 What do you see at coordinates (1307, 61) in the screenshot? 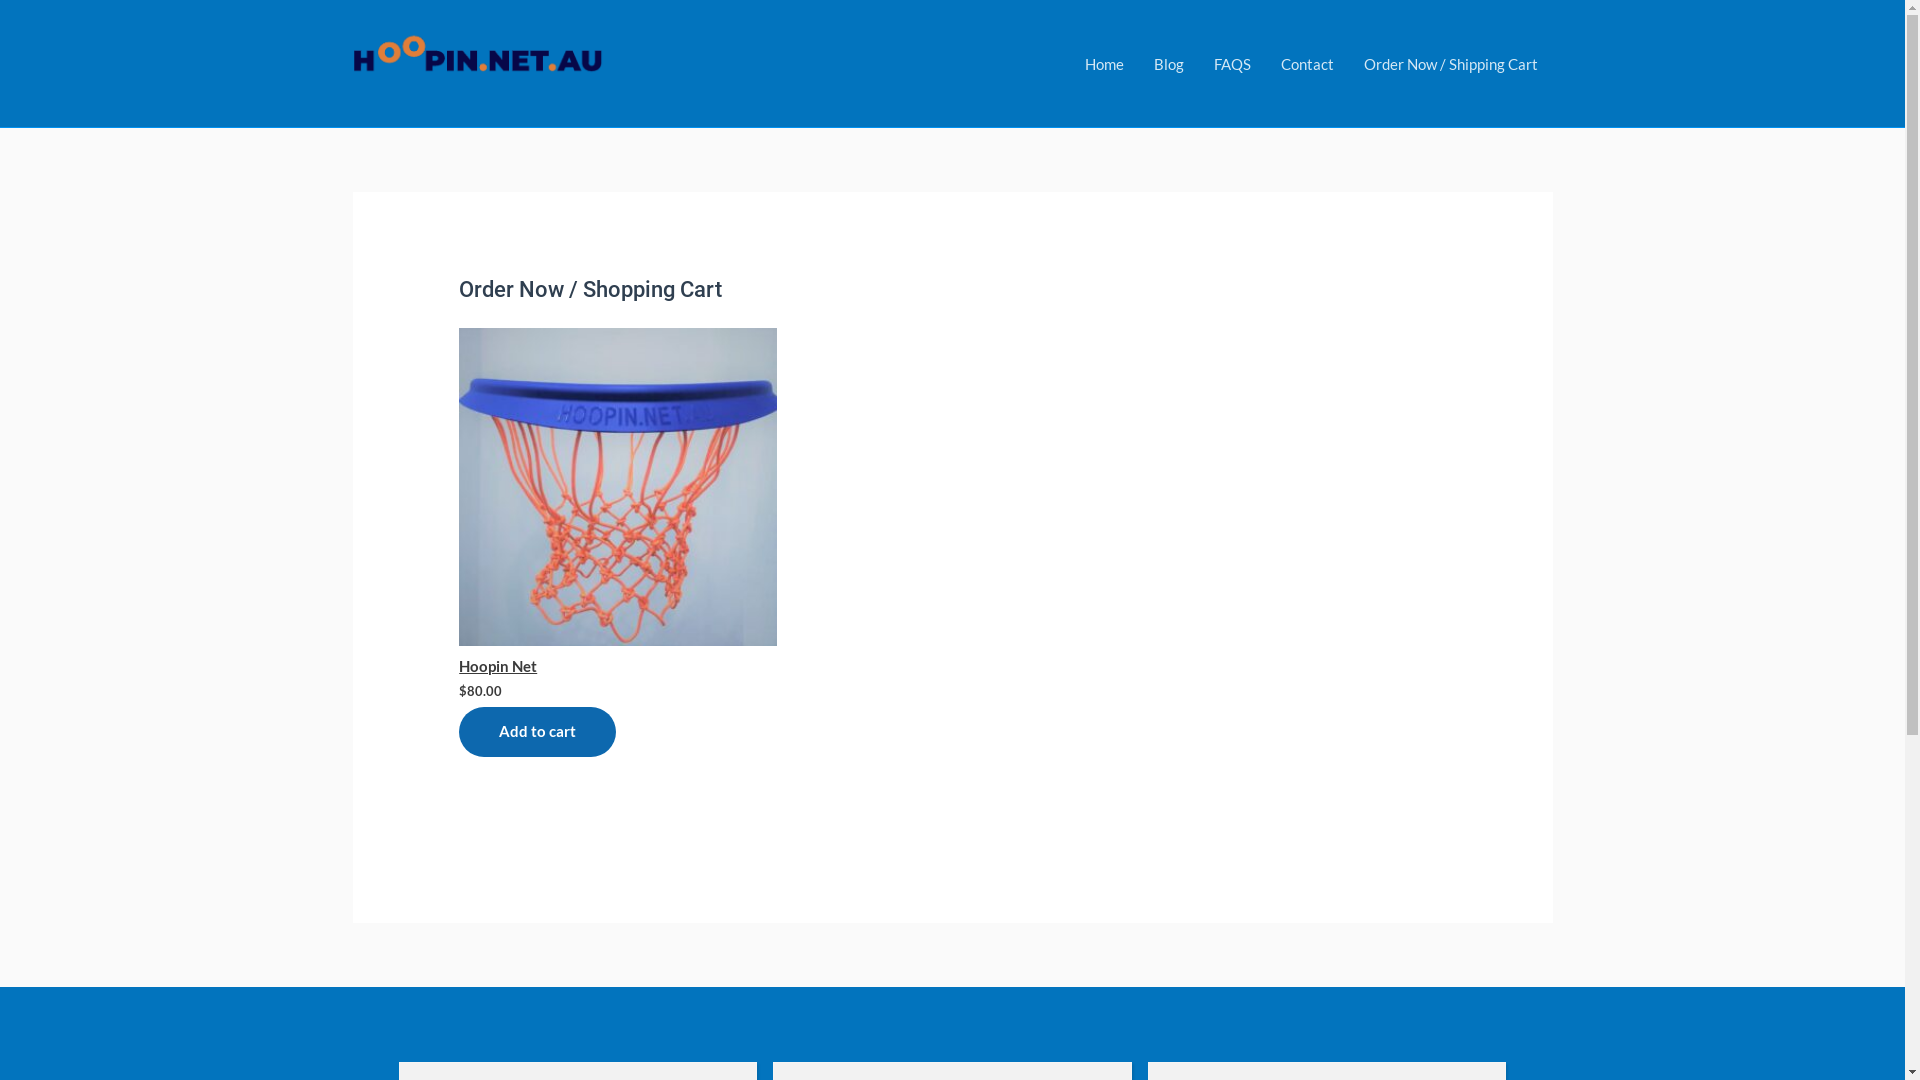
I see `'Contact'` at bounding box center [1307, 61].